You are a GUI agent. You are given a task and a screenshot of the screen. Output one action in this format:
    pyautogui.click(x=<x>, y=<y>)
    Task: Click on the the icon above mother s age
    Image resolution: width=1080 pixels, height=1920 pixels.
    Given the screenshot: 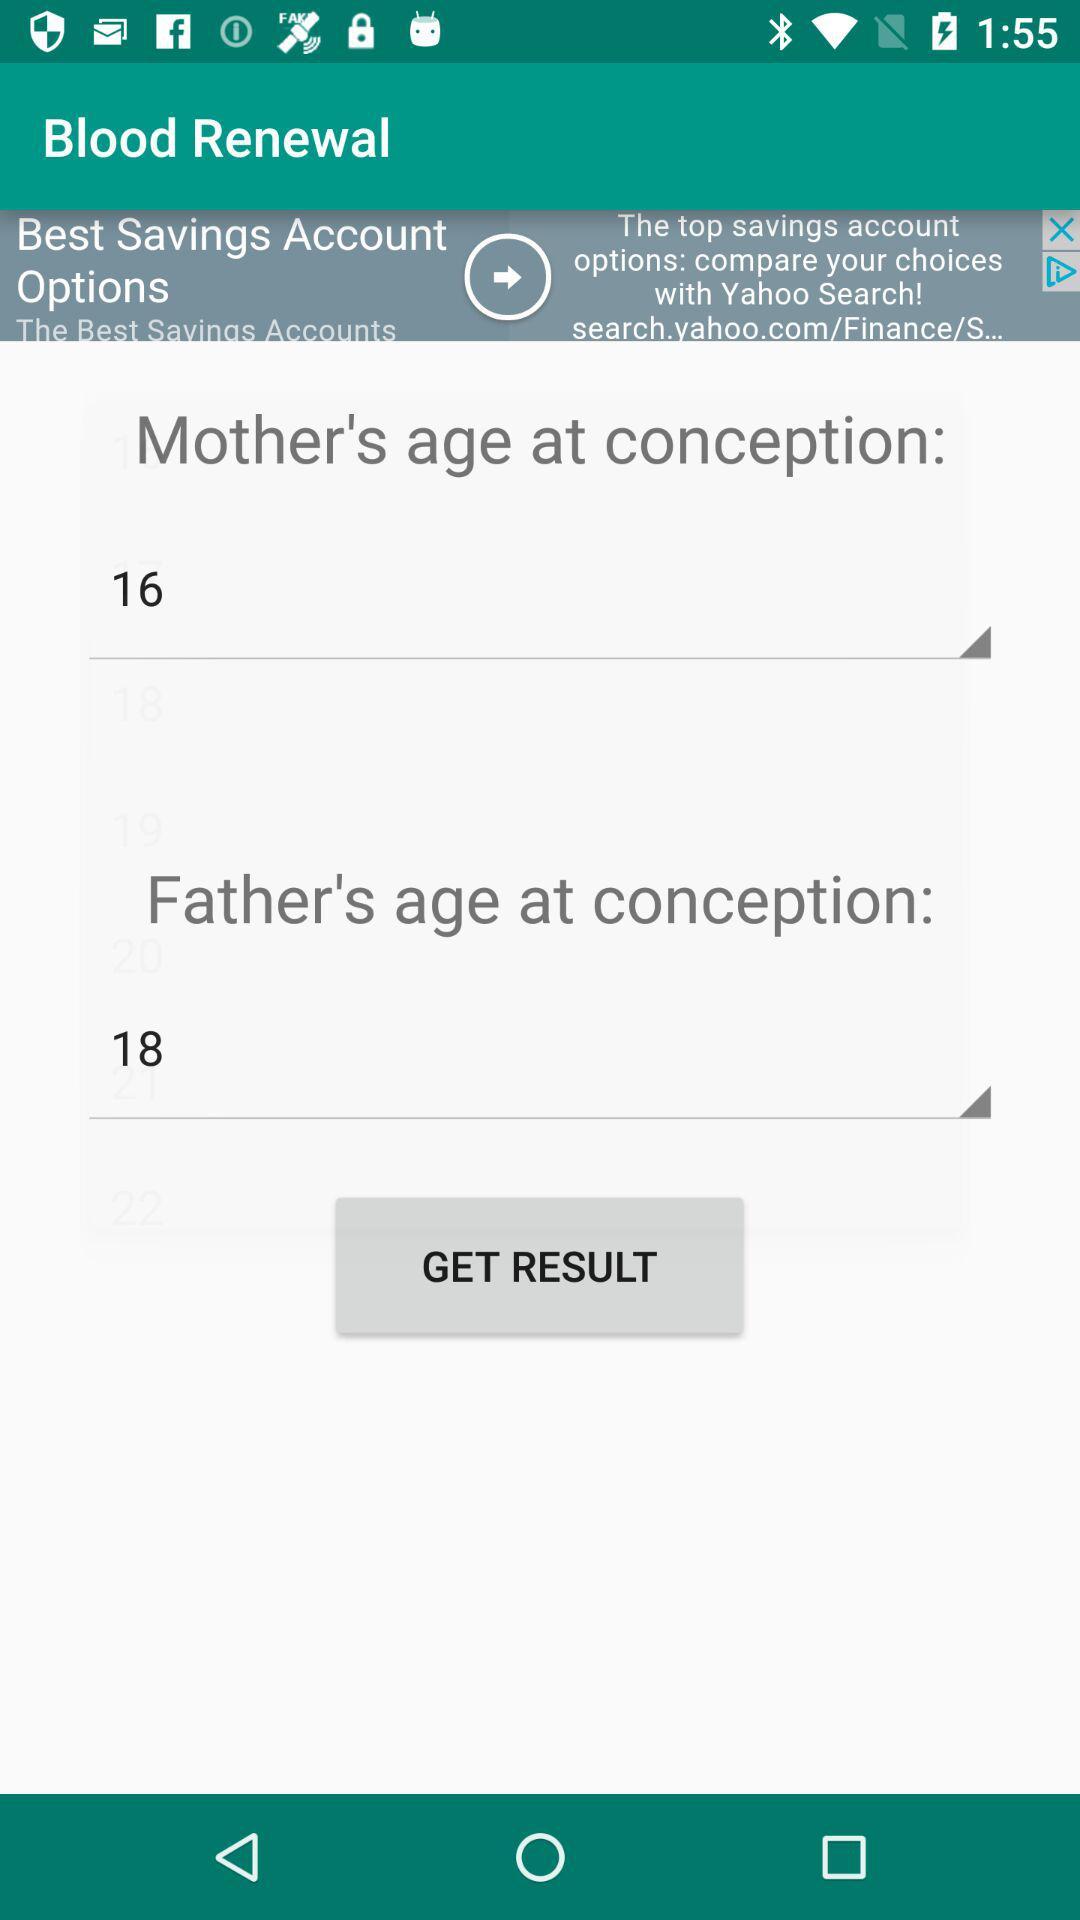 What is the action you would take?
    pyautogui.click(x=540, y=274)
    